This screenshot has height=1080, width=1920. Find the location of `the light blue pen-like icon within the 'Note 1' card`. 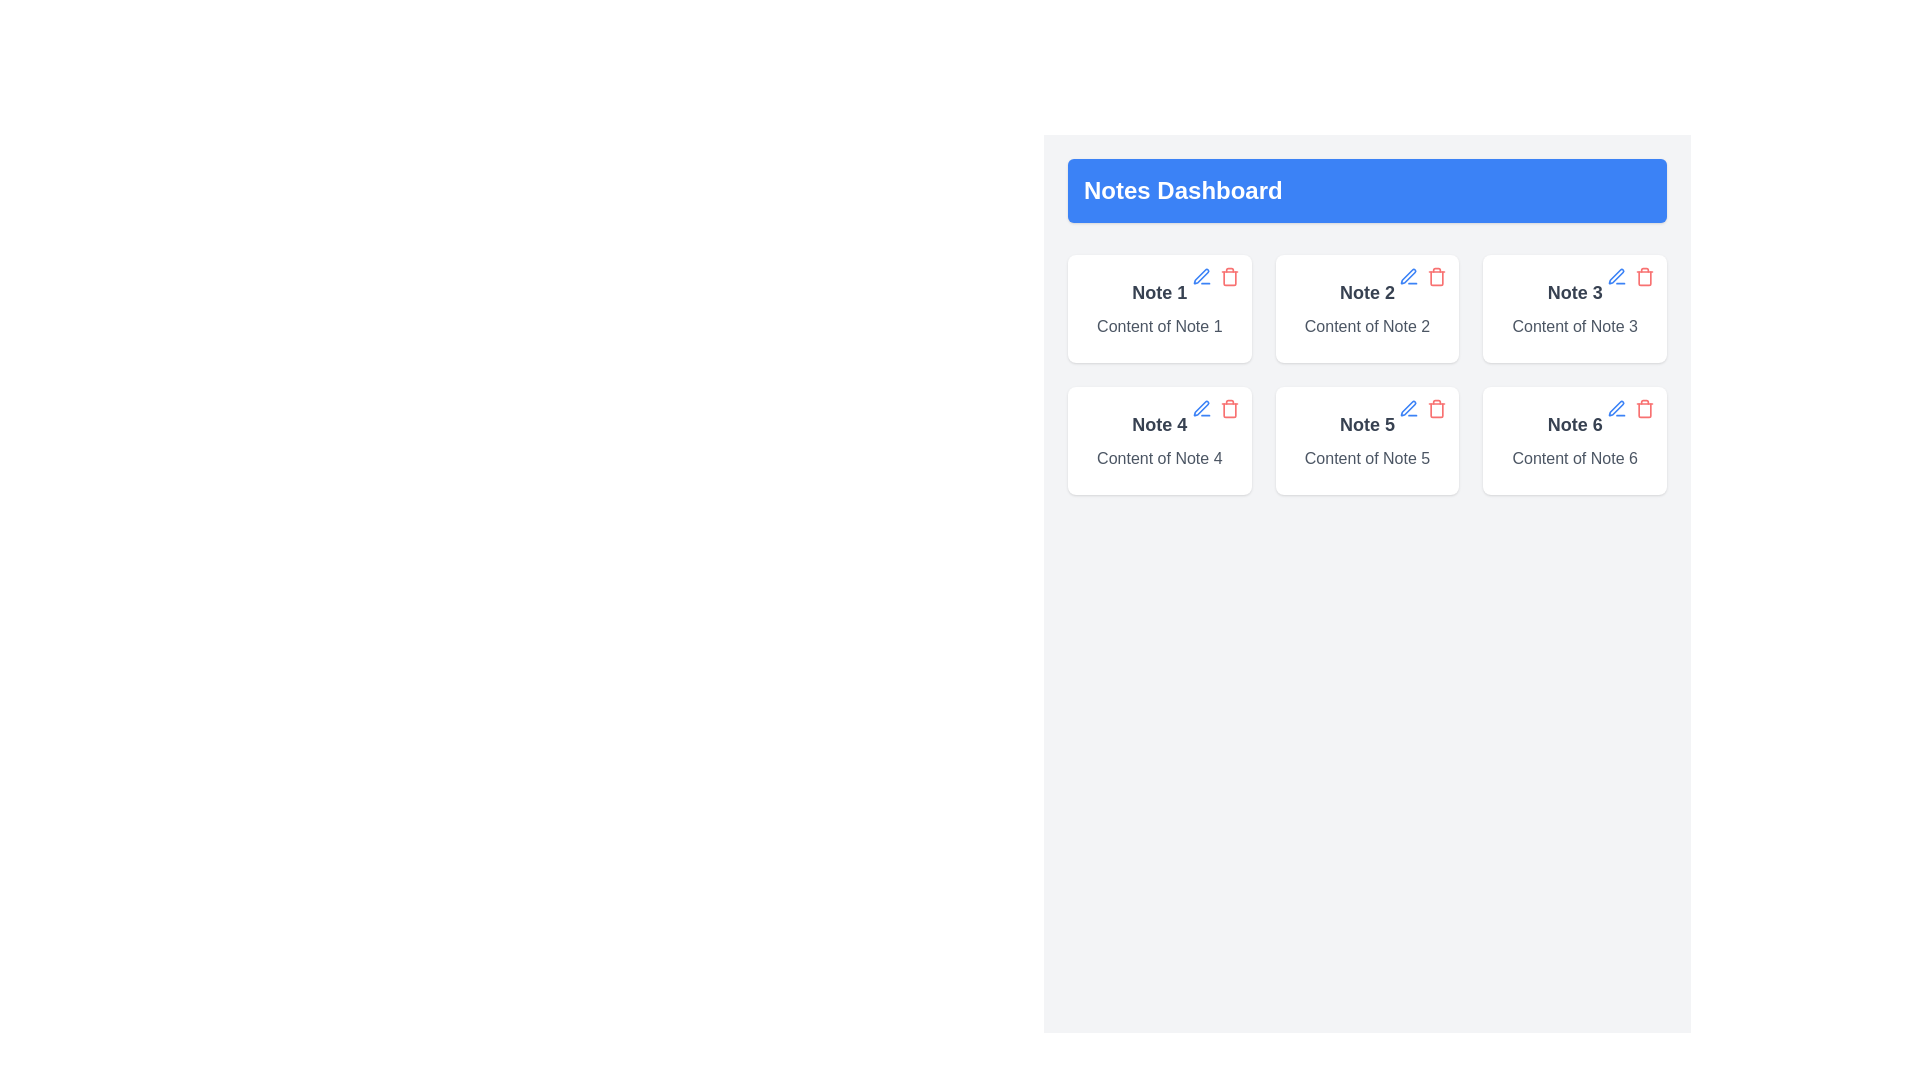

the light blue pen-like icon within the 'Note 1' card is located at coordinates (1616, 276).